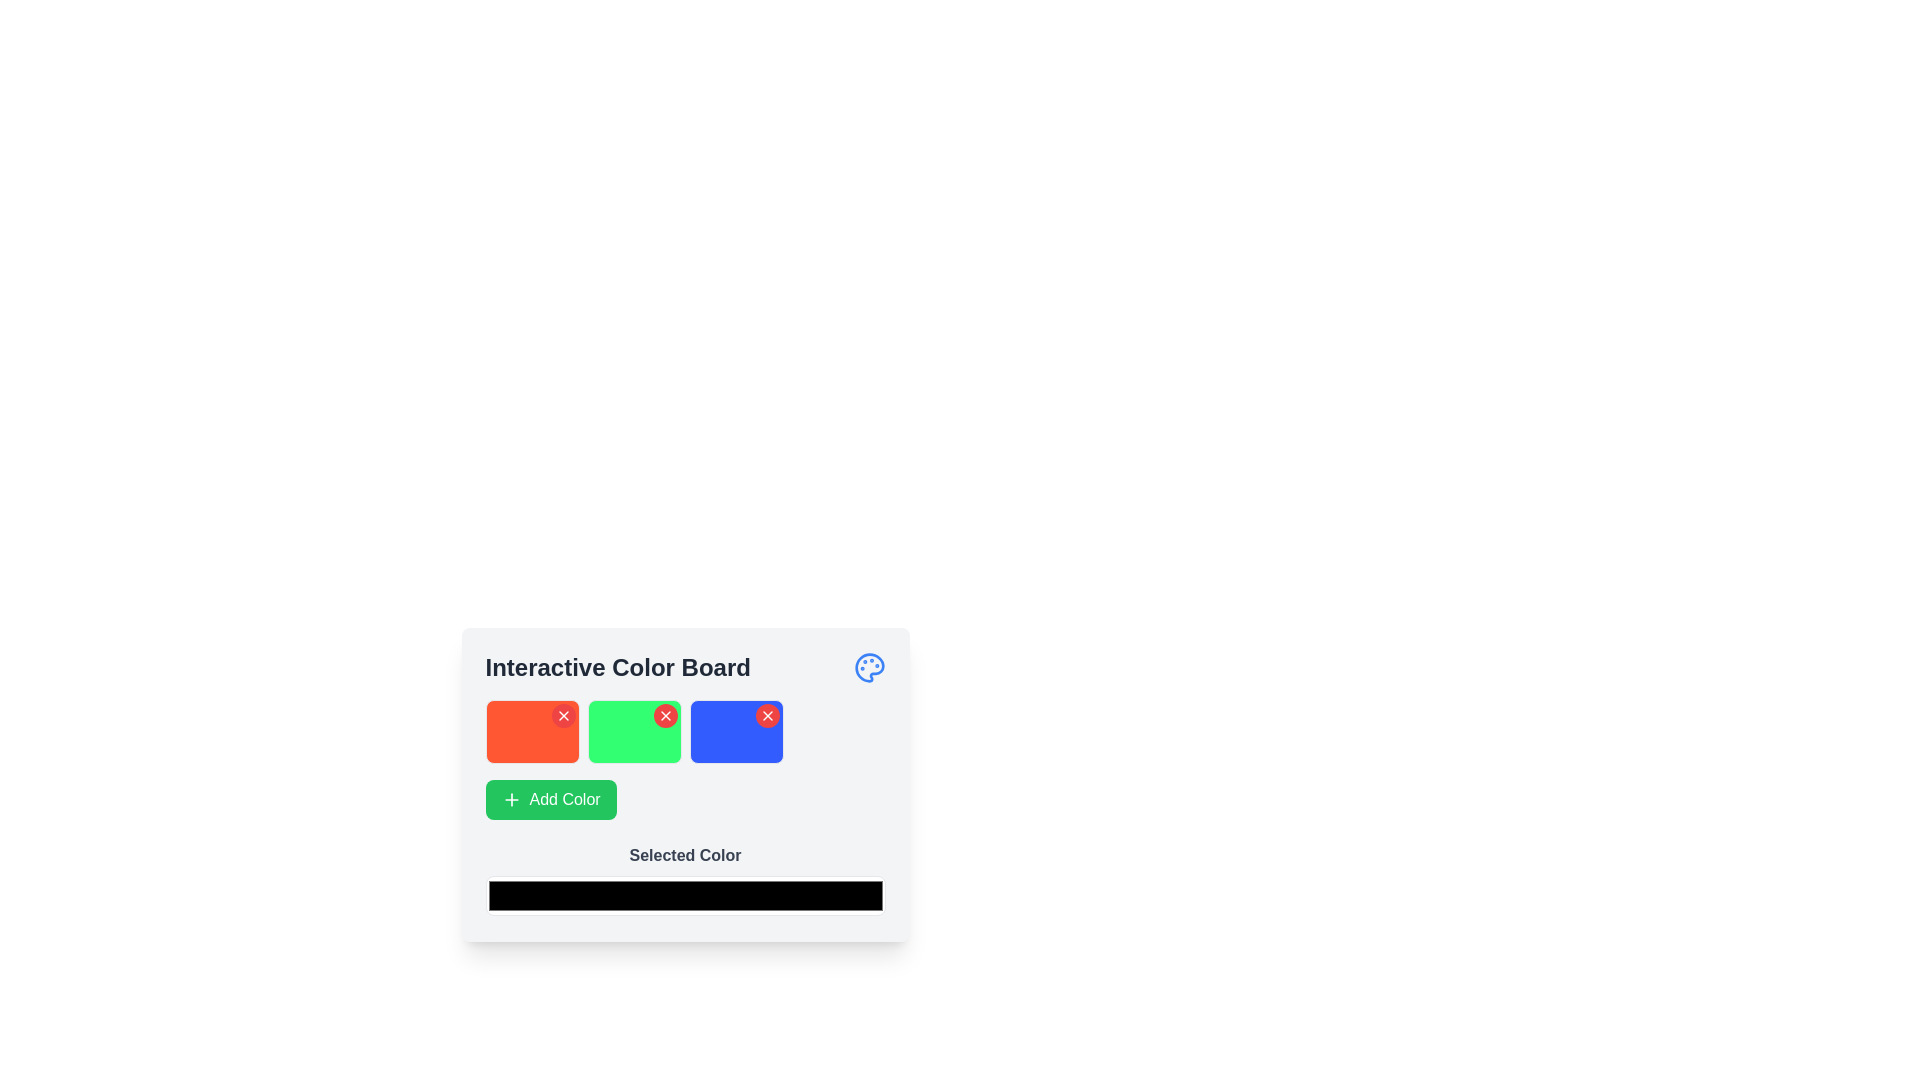  Describe the element at coordinates (511, 798) in the screenshot. I see `the plus icon located within the green 'Add Color' button, positioned to the left of the text` at that location.